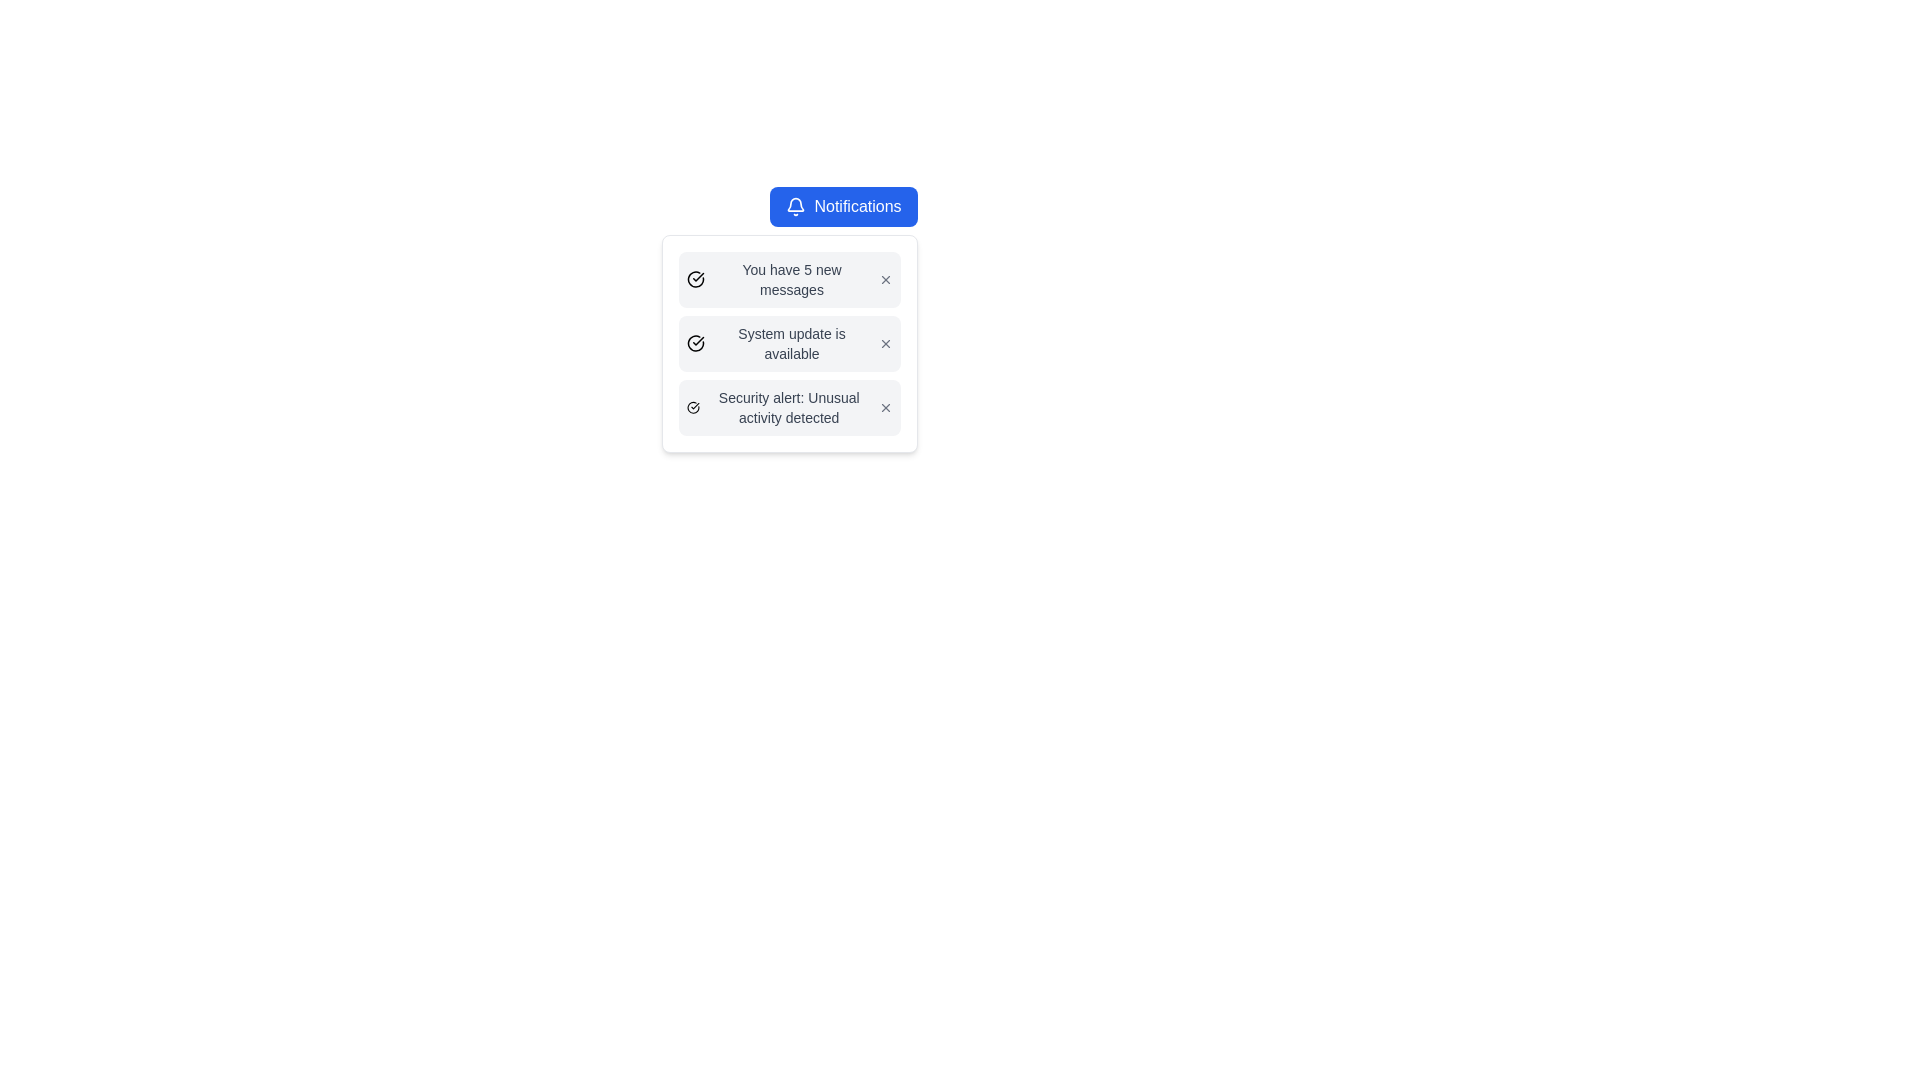 The width and height of the screenshot is (1920, 1080). What do you see at coordinates (696, 342) in the screenshot?
I see `the system update notification icon that indicates a completed or positive state, located to the left of the text 'System update is available' in the notification panel` at bounding box center [696, 342].